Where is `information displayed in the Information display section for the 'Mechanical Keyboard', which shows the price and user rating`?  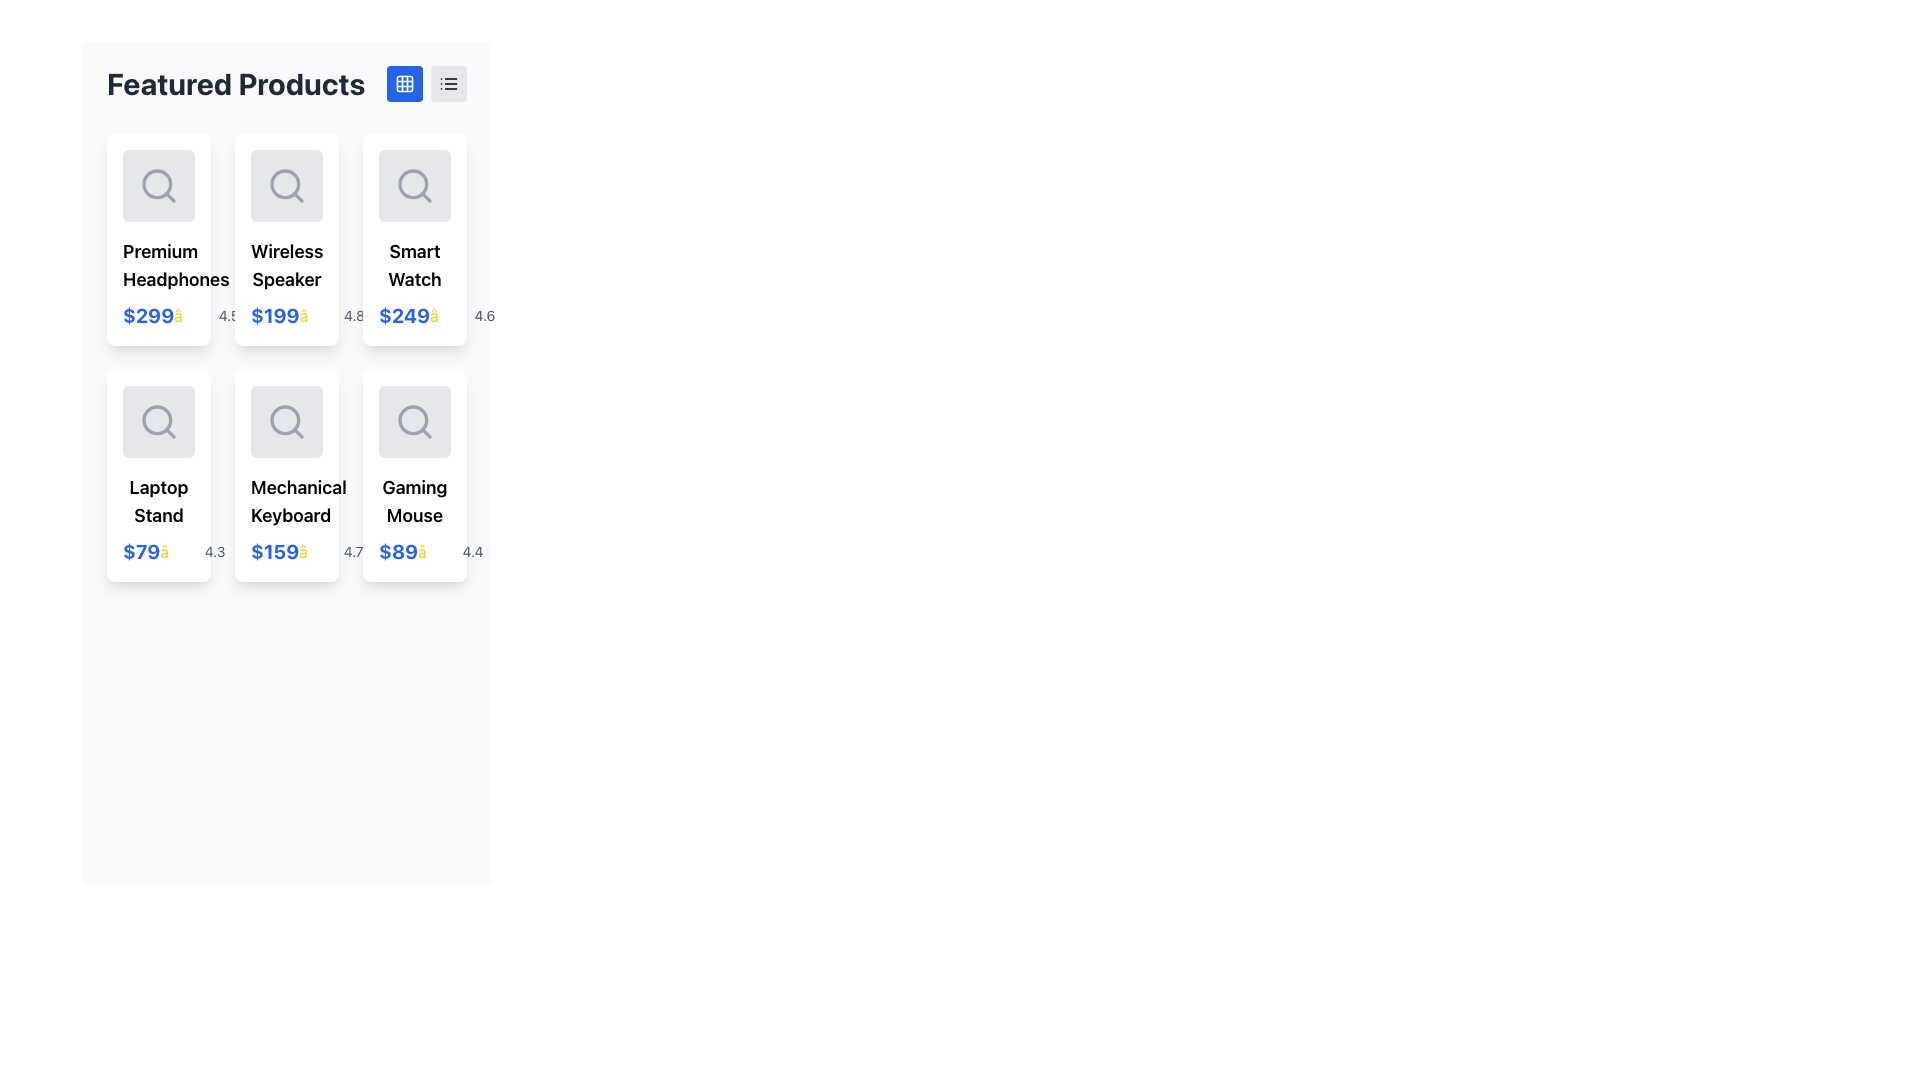
information displayed in the Information display section for the 'Mechanical Keyboard', which shows the price and user rating is located at coordinates (286, 551).